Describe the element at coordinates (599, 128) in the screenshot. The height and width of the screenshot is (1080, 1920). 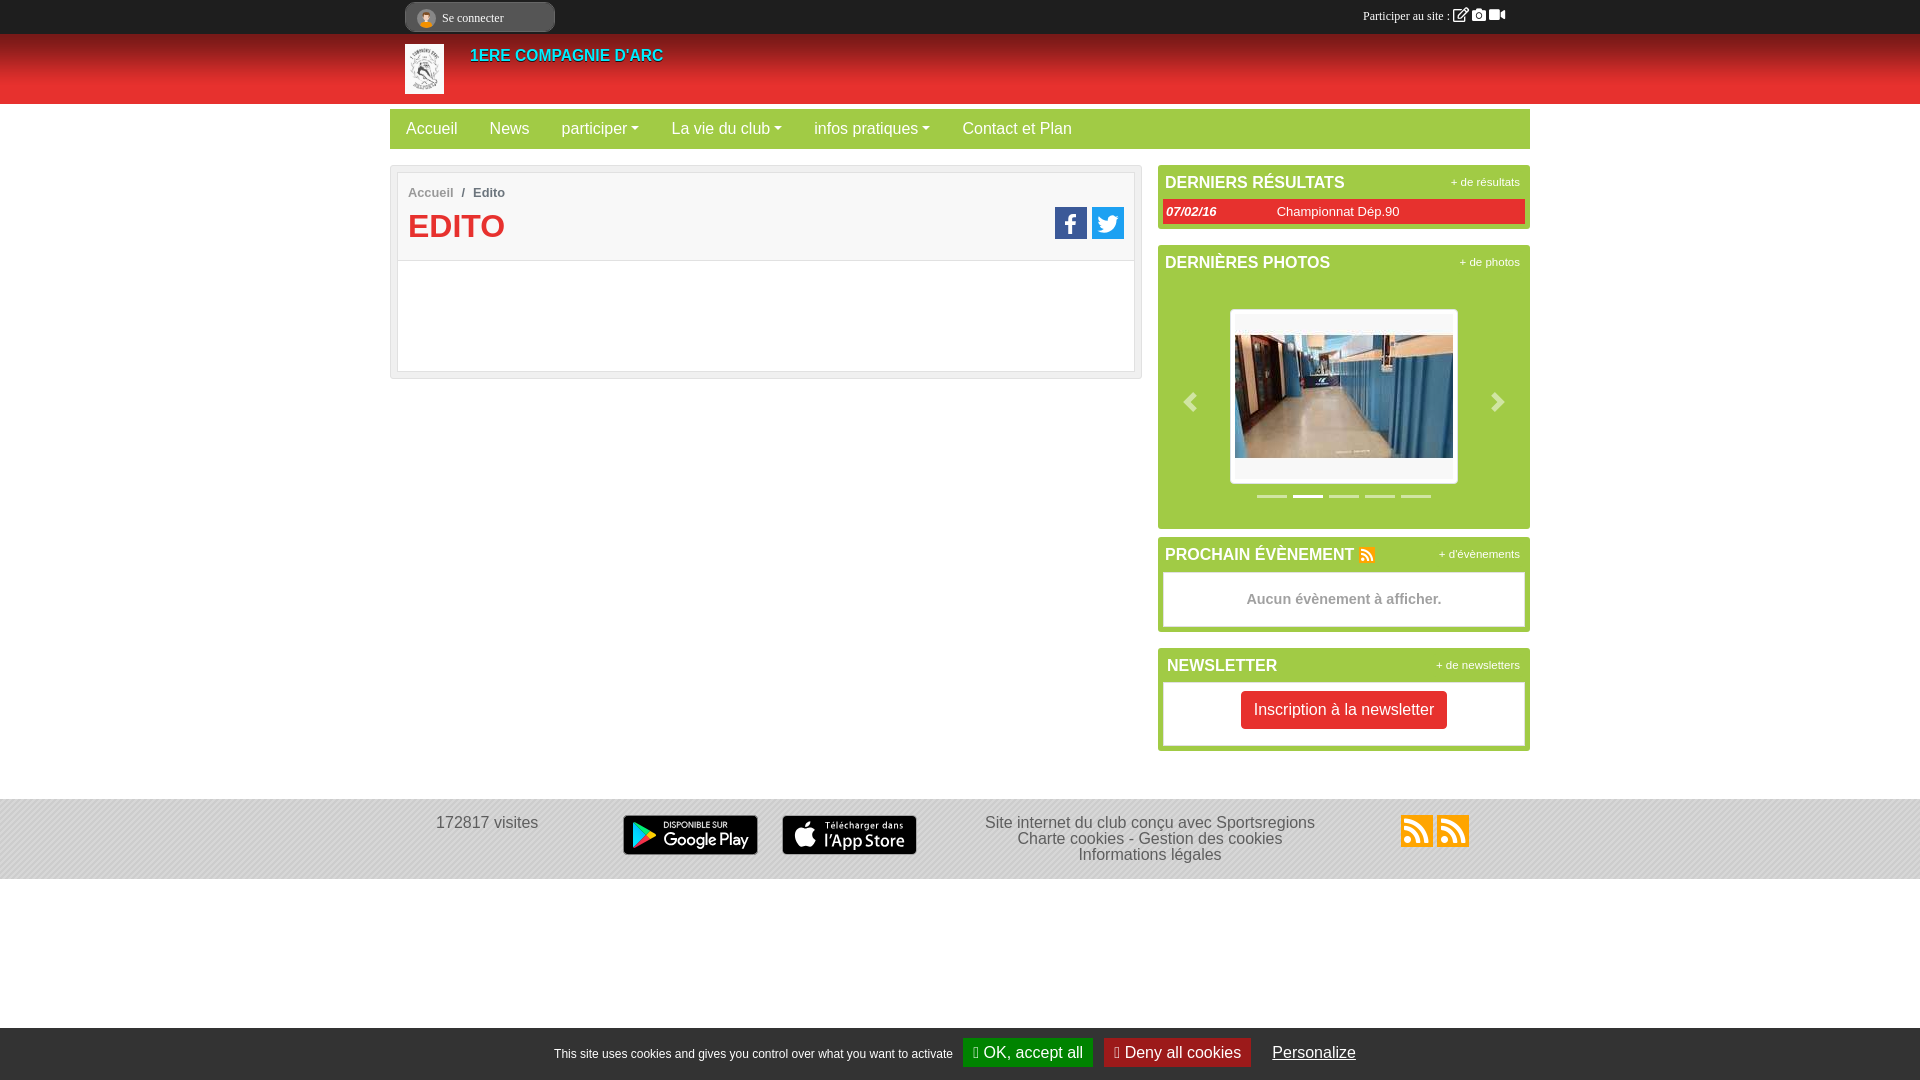
I see `'participer'` at that location.